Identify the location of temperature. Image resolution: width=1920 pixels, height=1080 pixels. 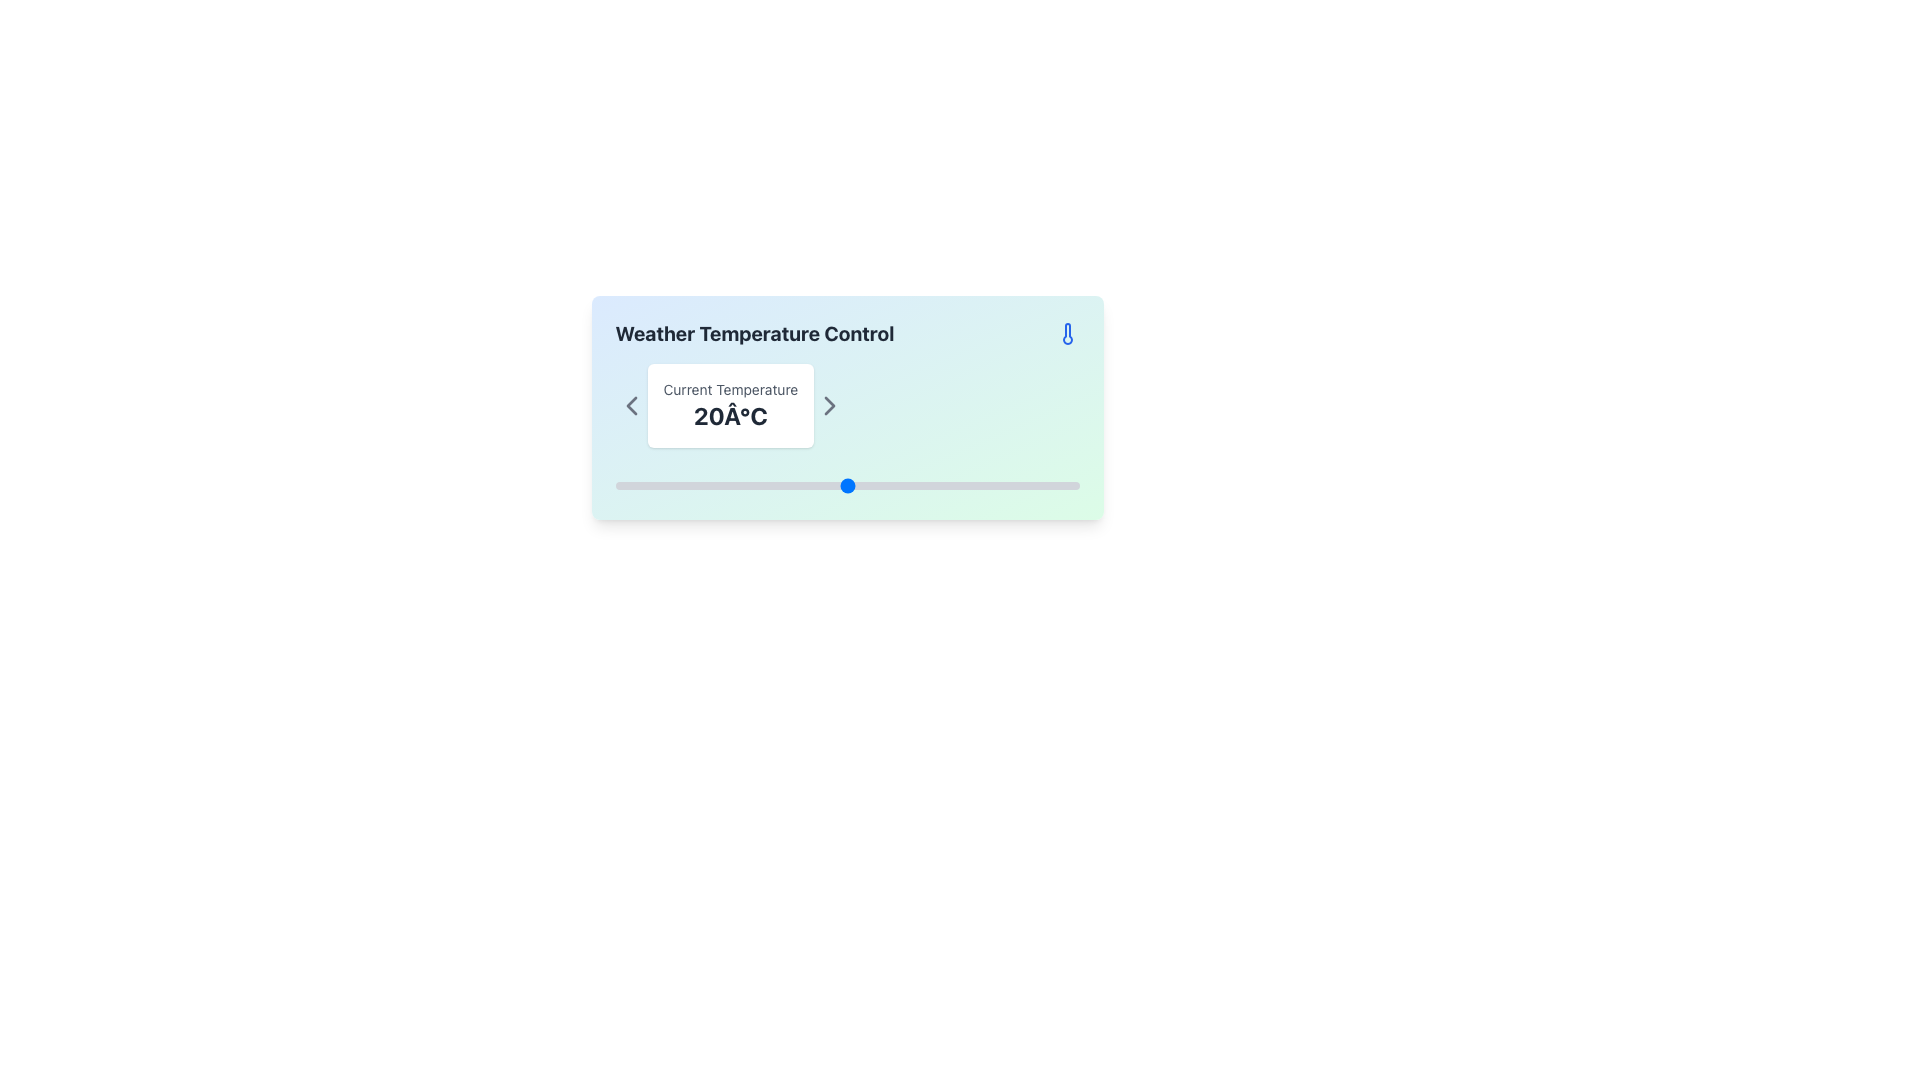
(1021, 486).